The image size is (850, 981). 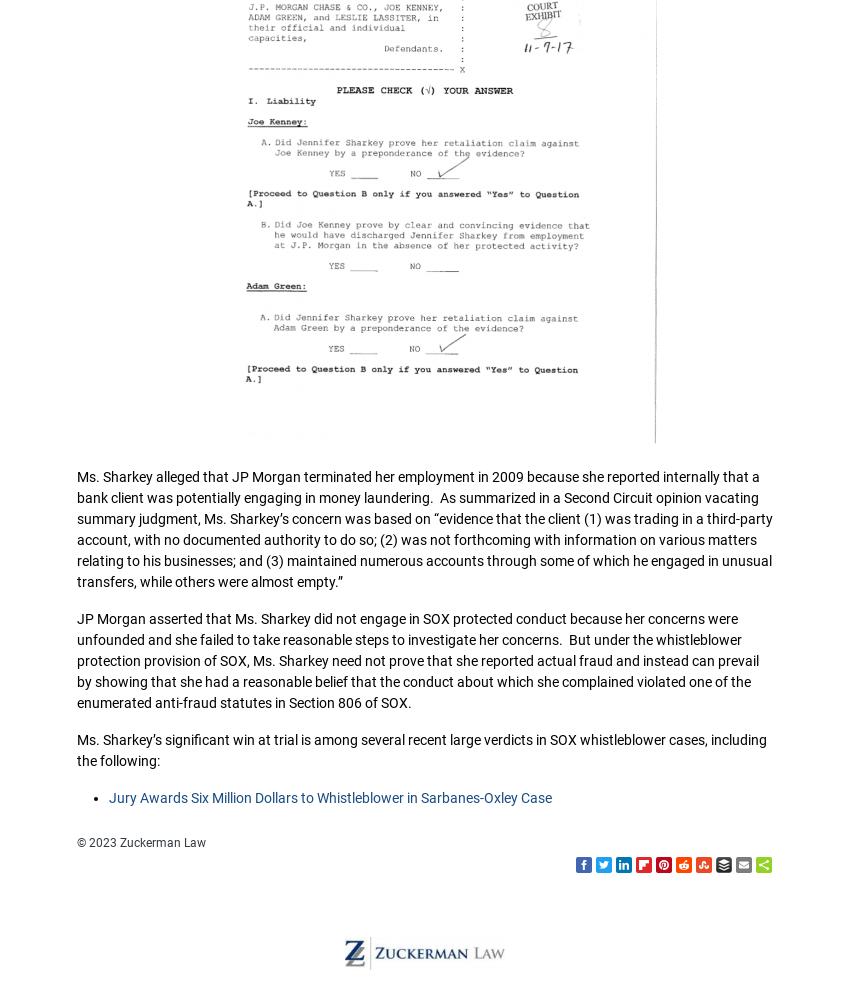 What do you see at coordinates (196, 671) in the screenshot?
I see `'Terms of Use'` at bounding box center [196, 671].